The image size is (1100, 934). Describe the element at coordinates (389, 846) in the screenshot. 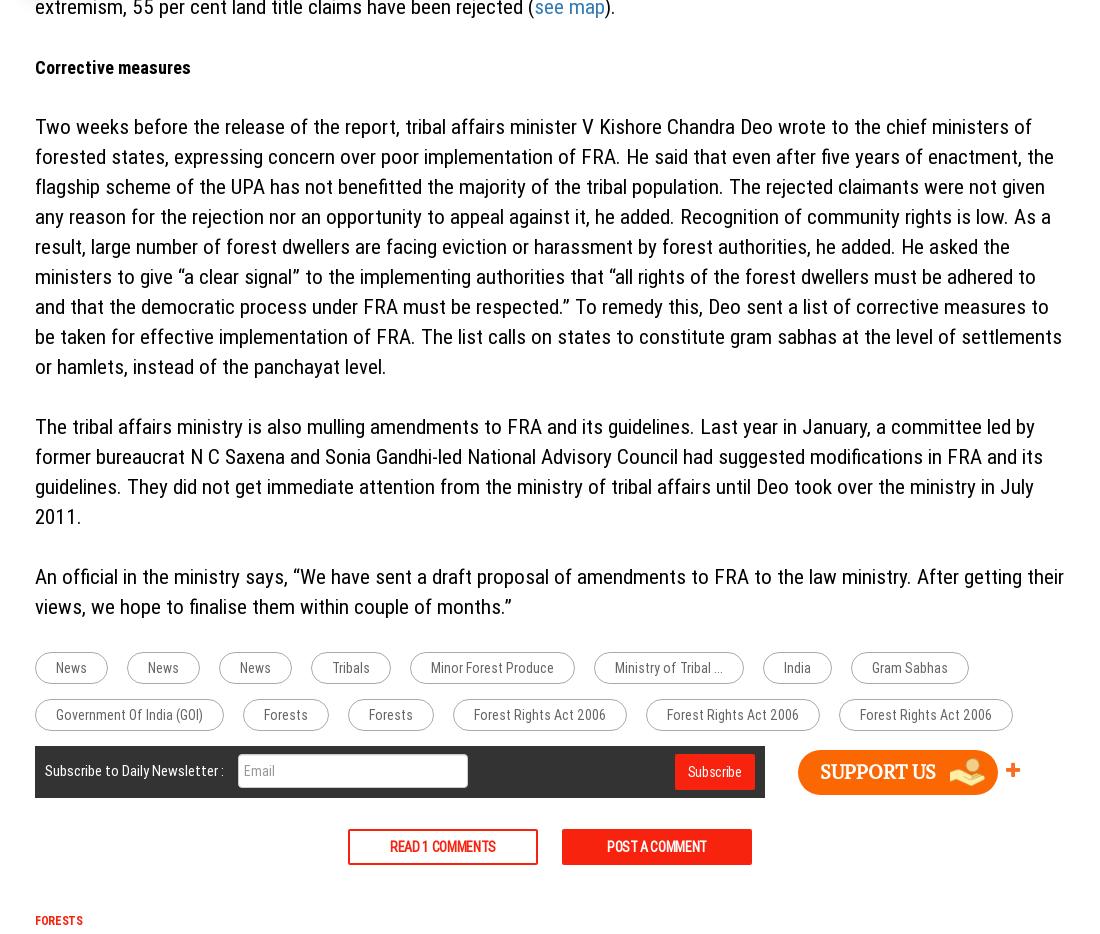

I see `'Read 1 Comments'` at that location.